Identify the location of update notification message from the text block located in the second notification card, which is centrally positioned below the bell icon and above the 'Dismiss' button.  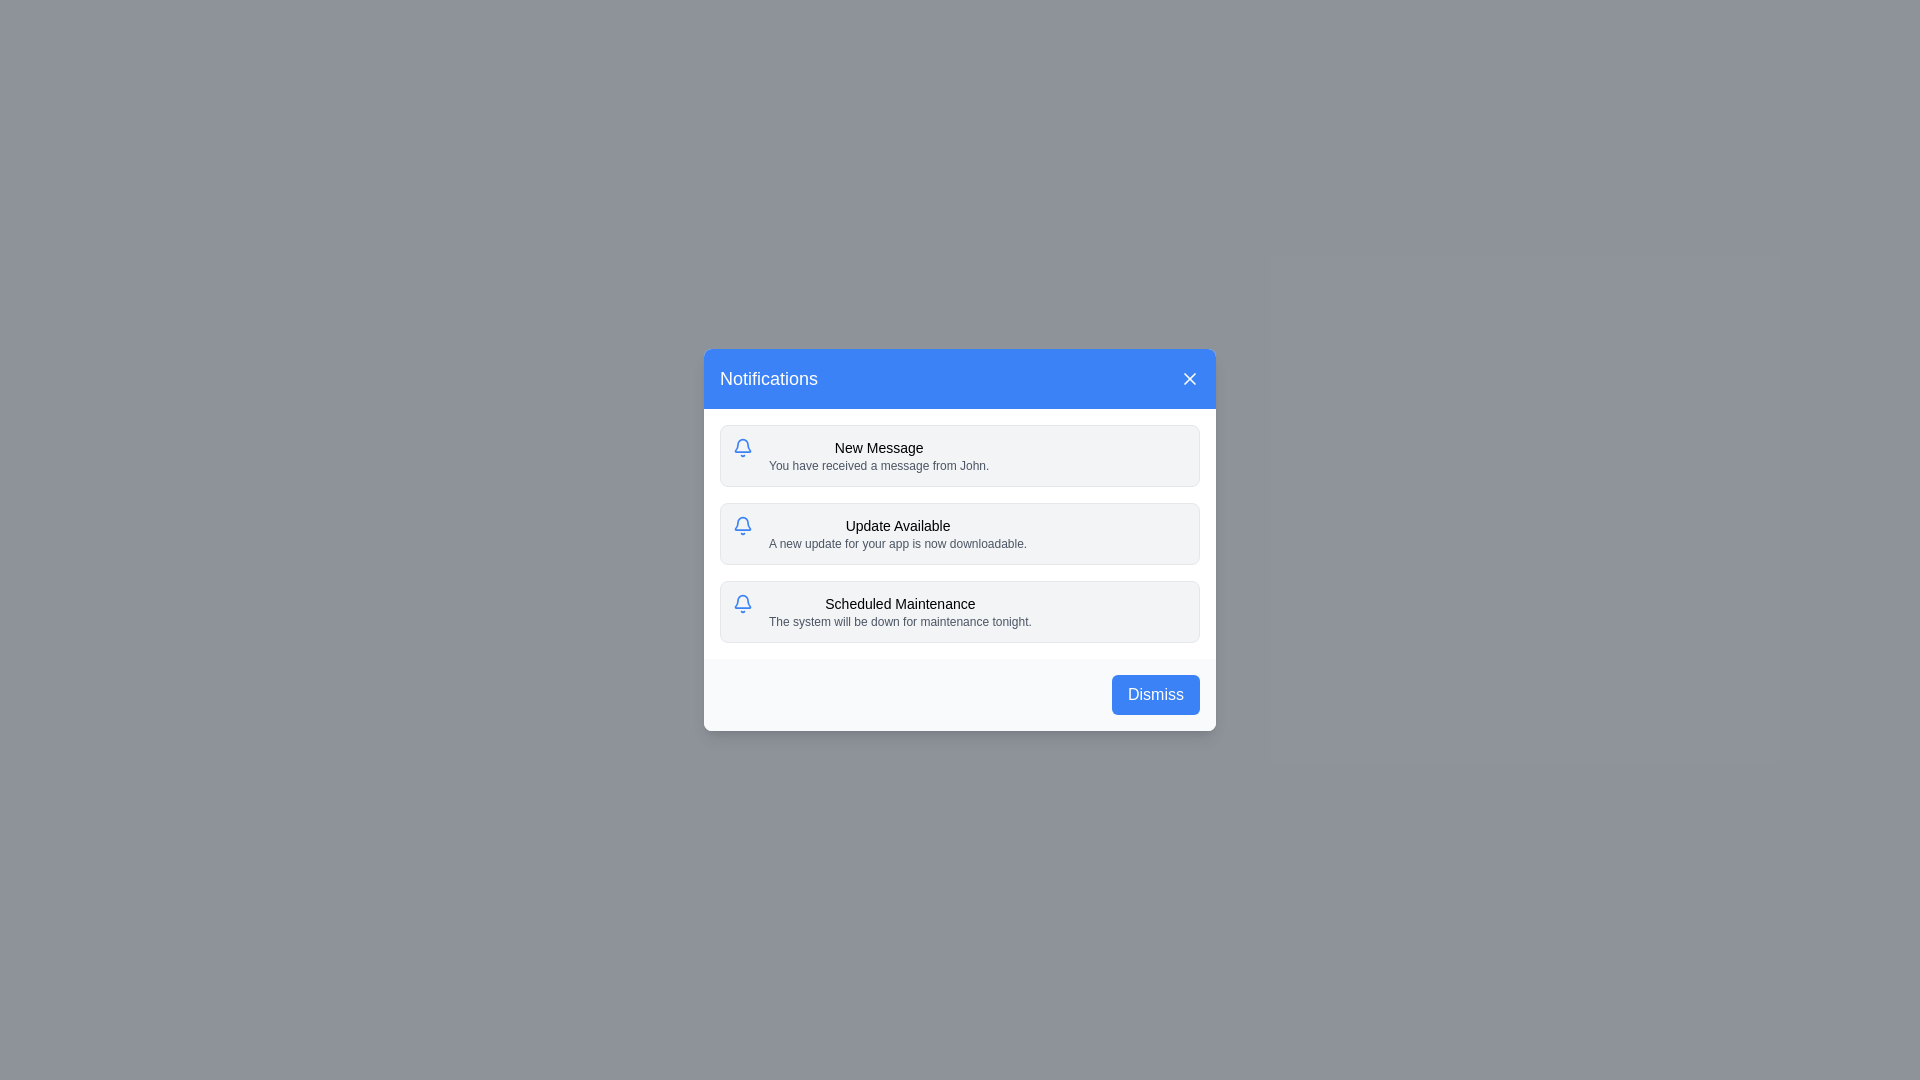
(897, 532).